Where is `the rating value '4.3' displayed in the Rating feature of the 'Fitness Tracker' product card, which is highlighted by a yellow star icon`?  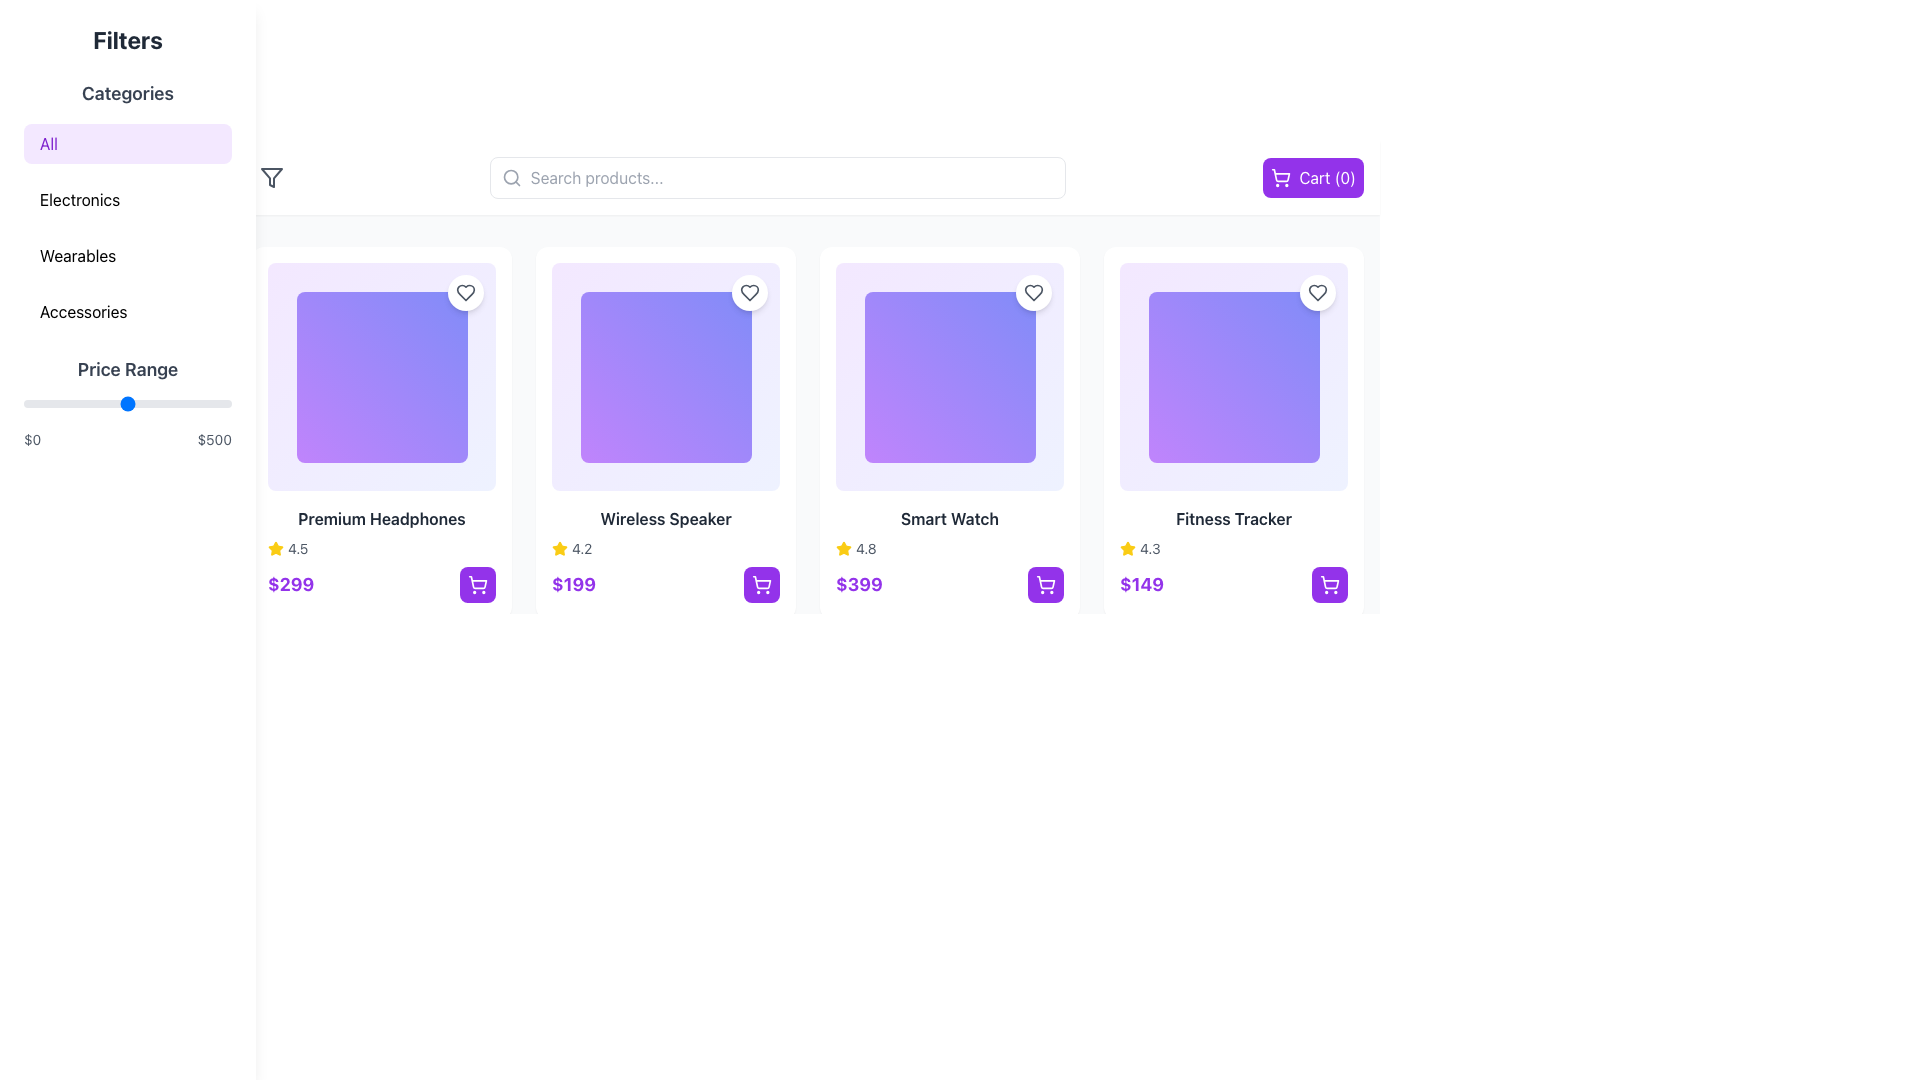
the rating value '4.3' displayed in the Rating feature of the 'Fitness Tracker' product card, which is highlighted by a yellow star icon is located at coordinates (1232, 548).